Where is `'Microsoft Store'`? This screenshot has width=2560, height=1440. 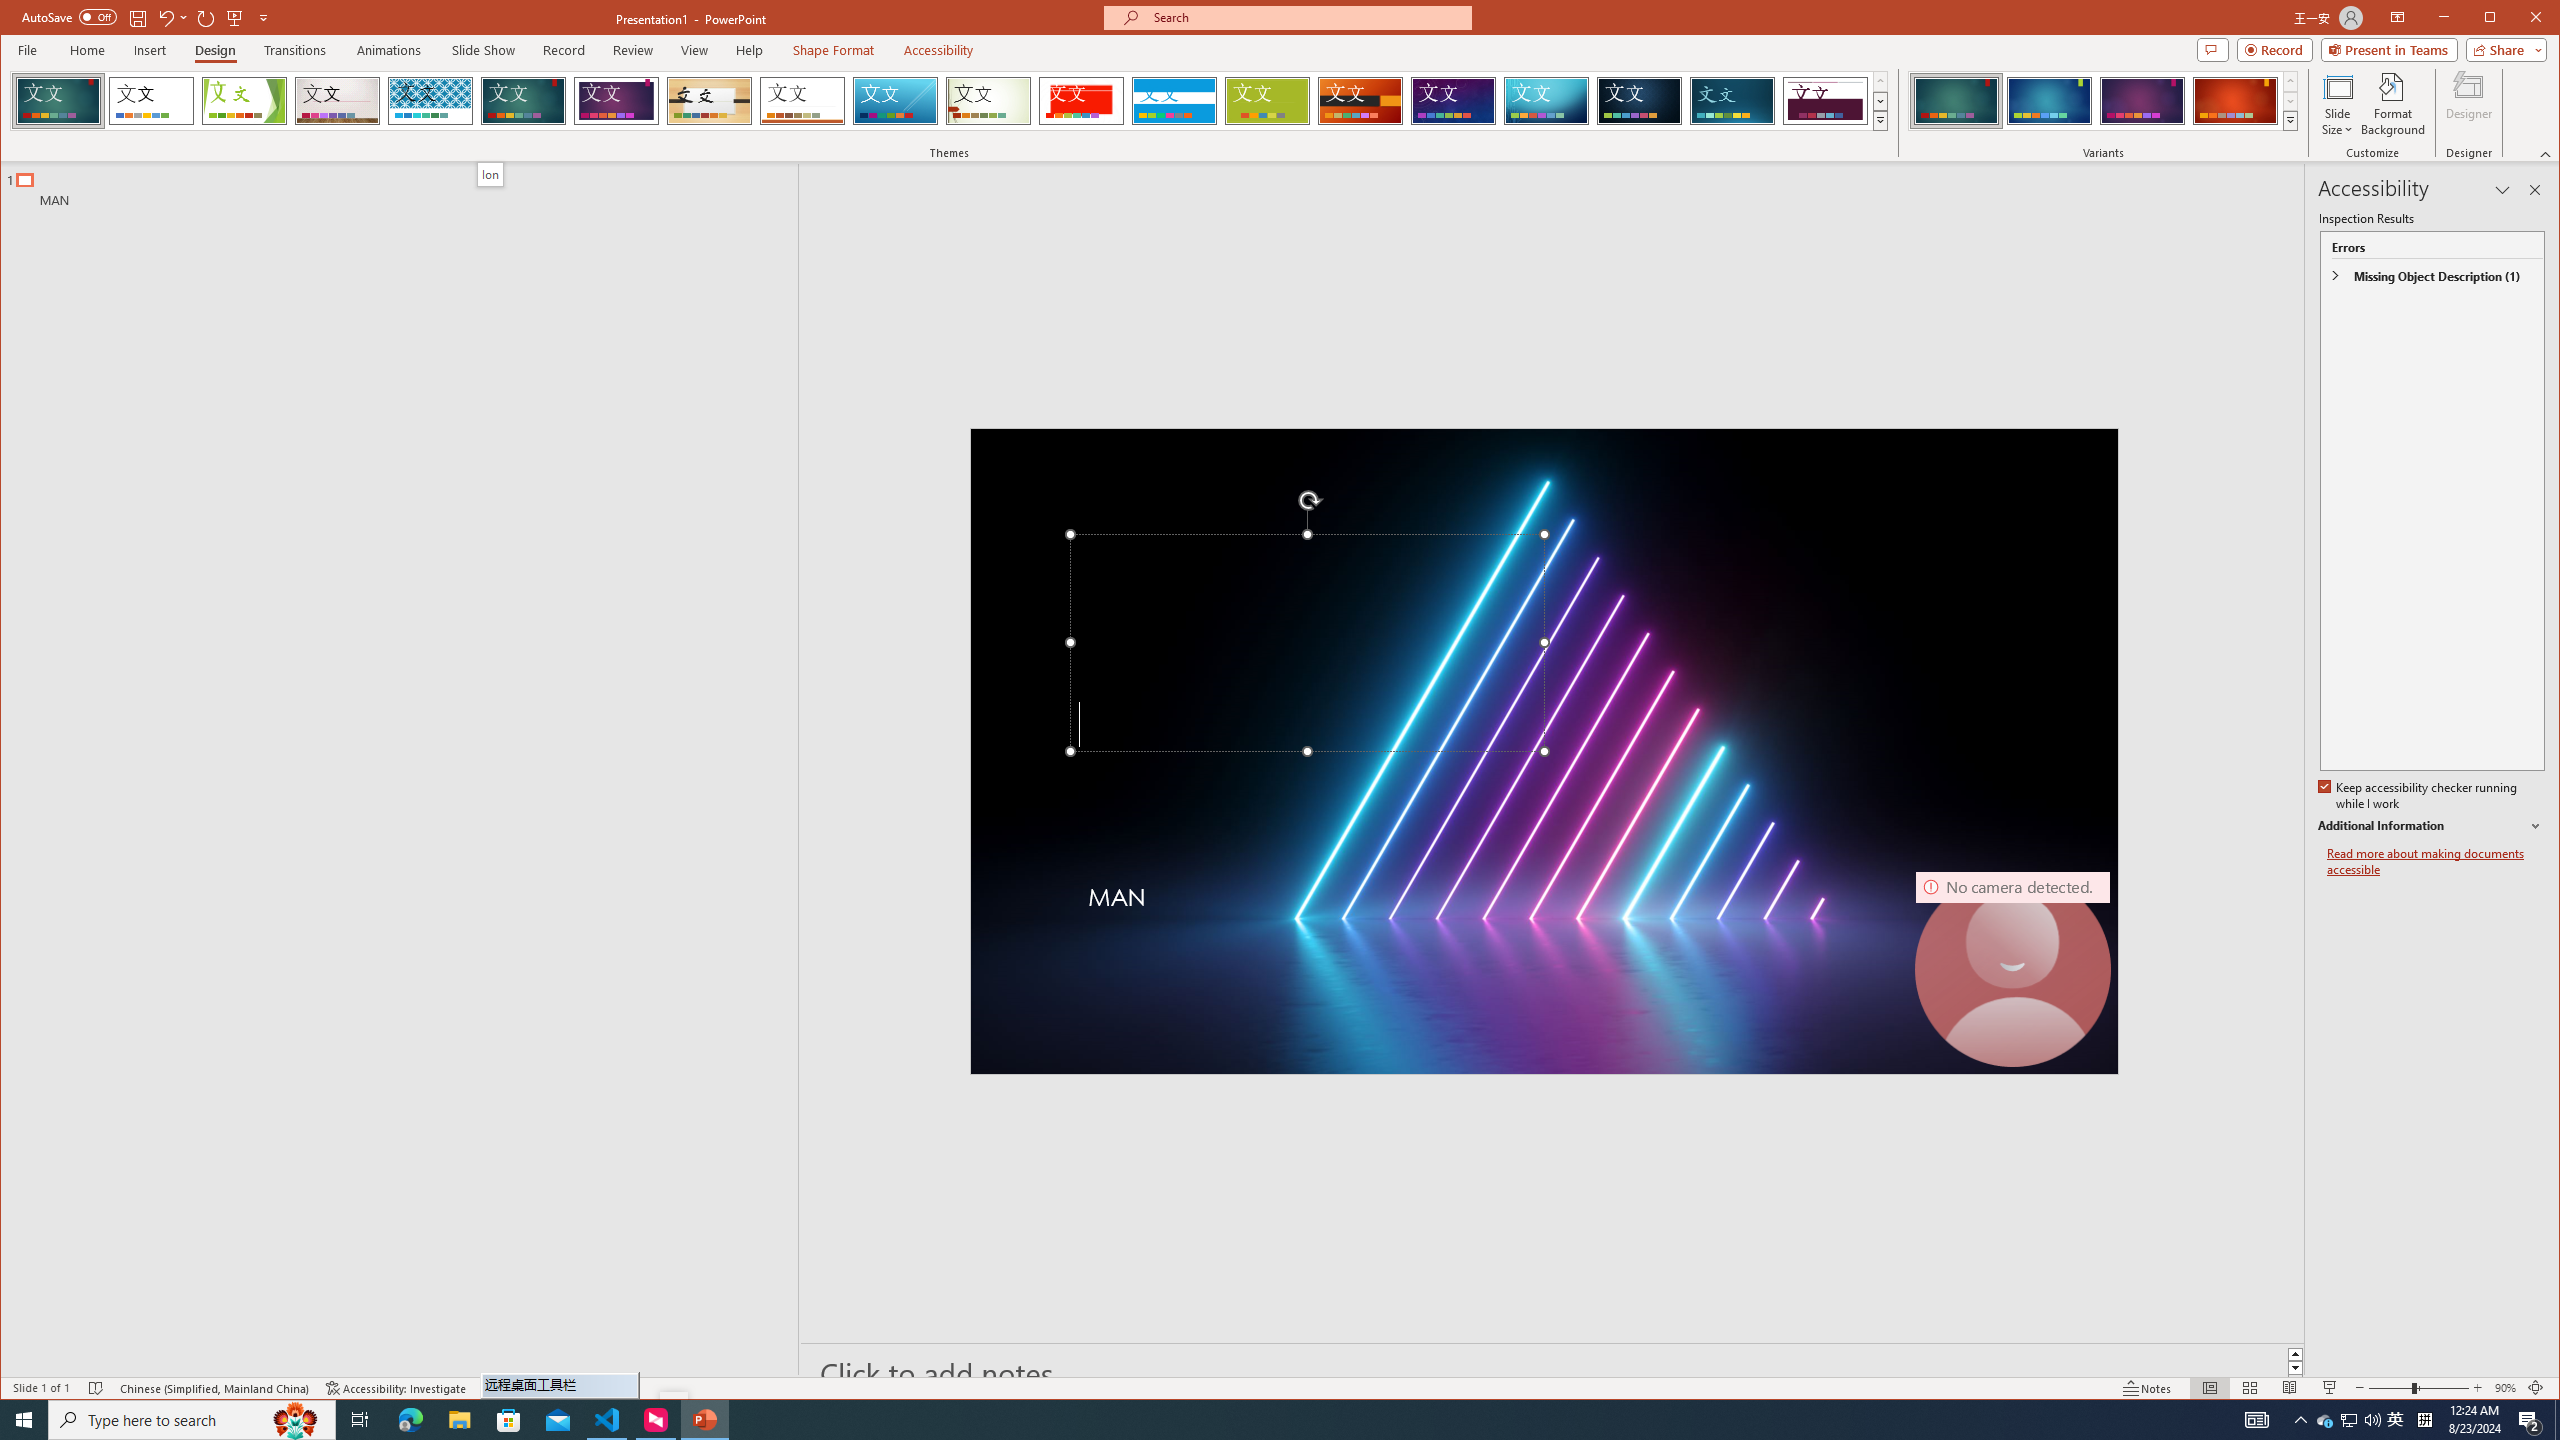
'Microsoft Store' is located at coordinates (509, 1418).